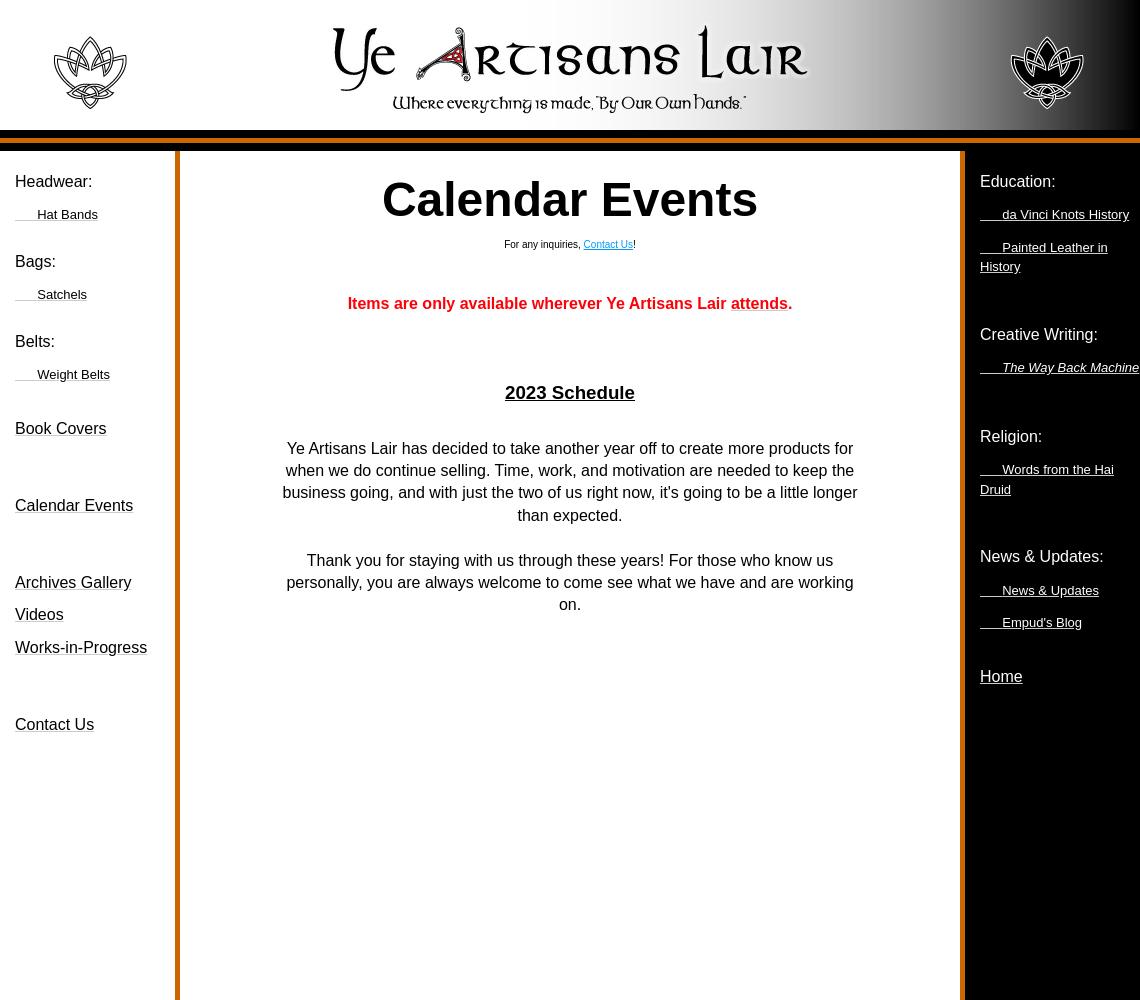 The width and height of the screenshot is (1140, 1000). What do you see at coordinates (67, 213) in the screenshot?
I see `'Hat Bands'` at bounding box center [67, 213].